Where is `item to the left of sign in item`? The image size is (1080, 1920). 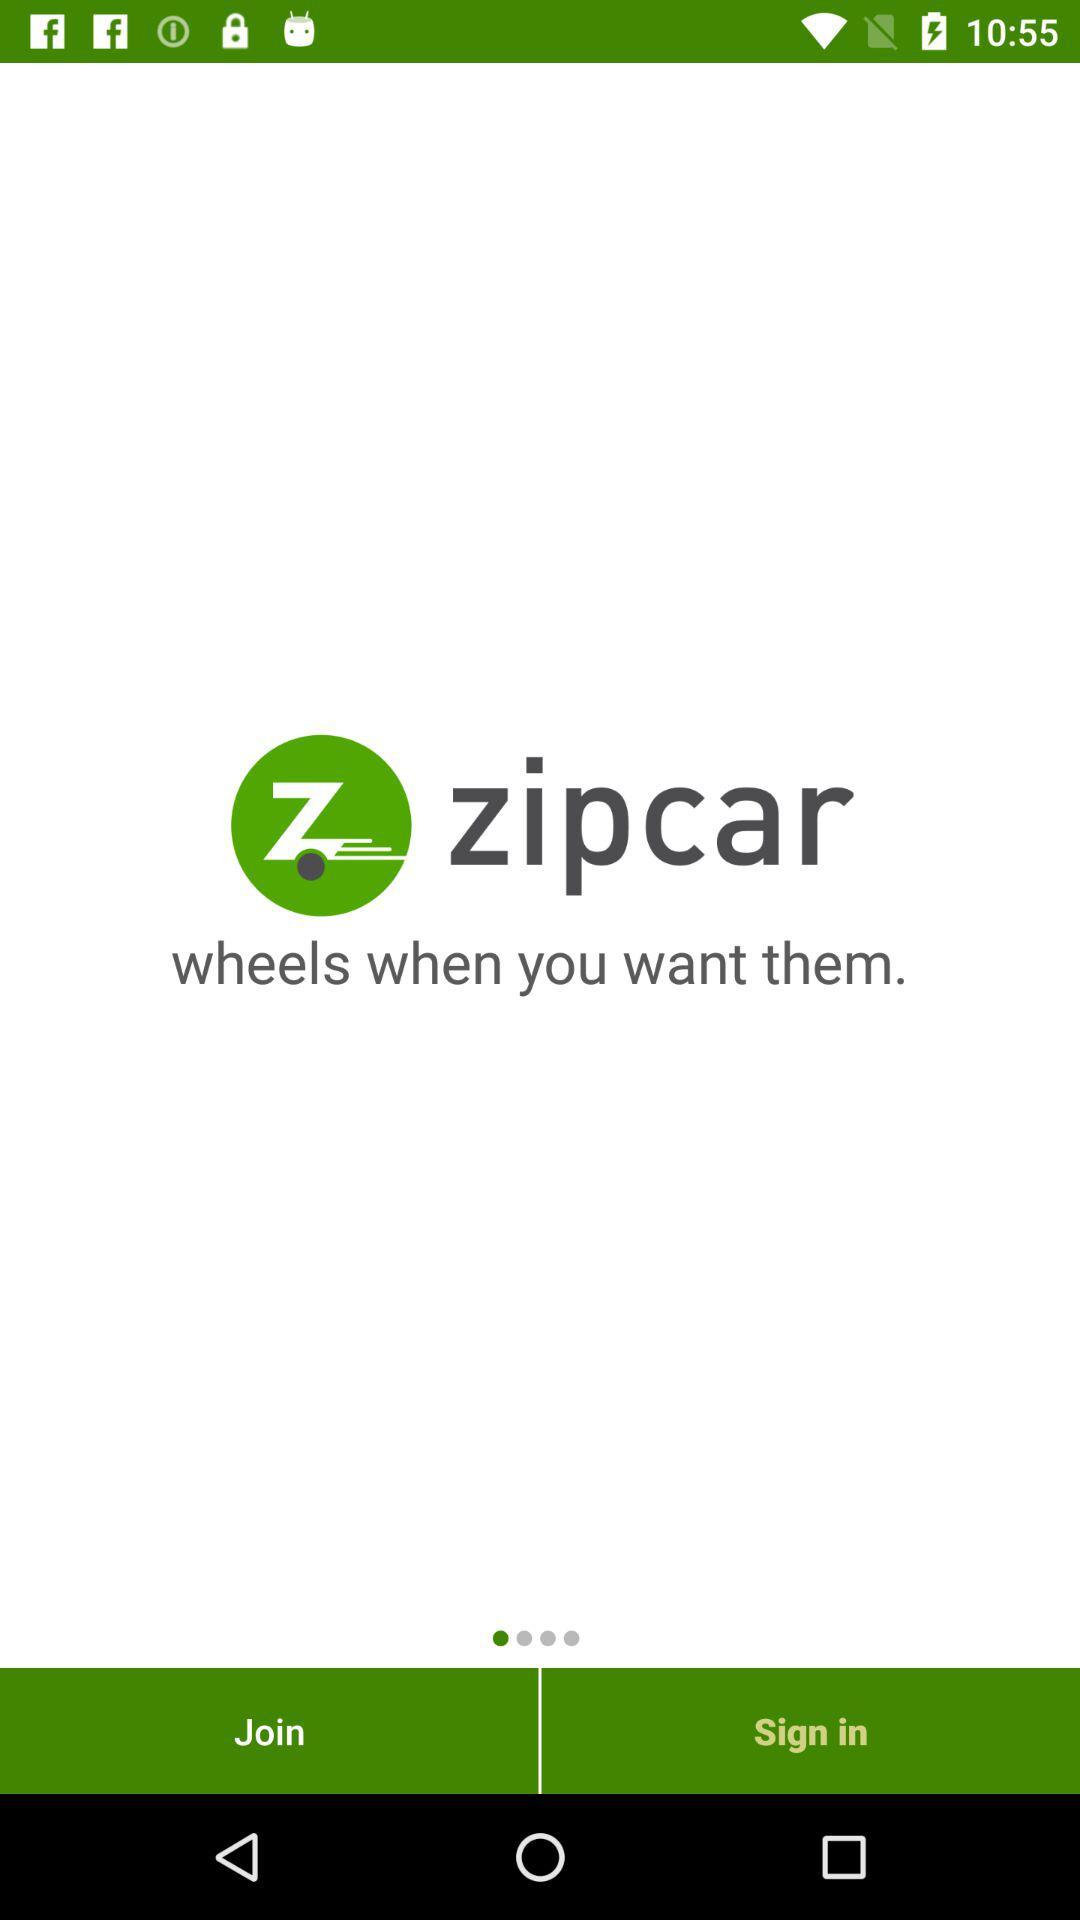 item to the left of sign in item is located at coordinates (268, 1730).